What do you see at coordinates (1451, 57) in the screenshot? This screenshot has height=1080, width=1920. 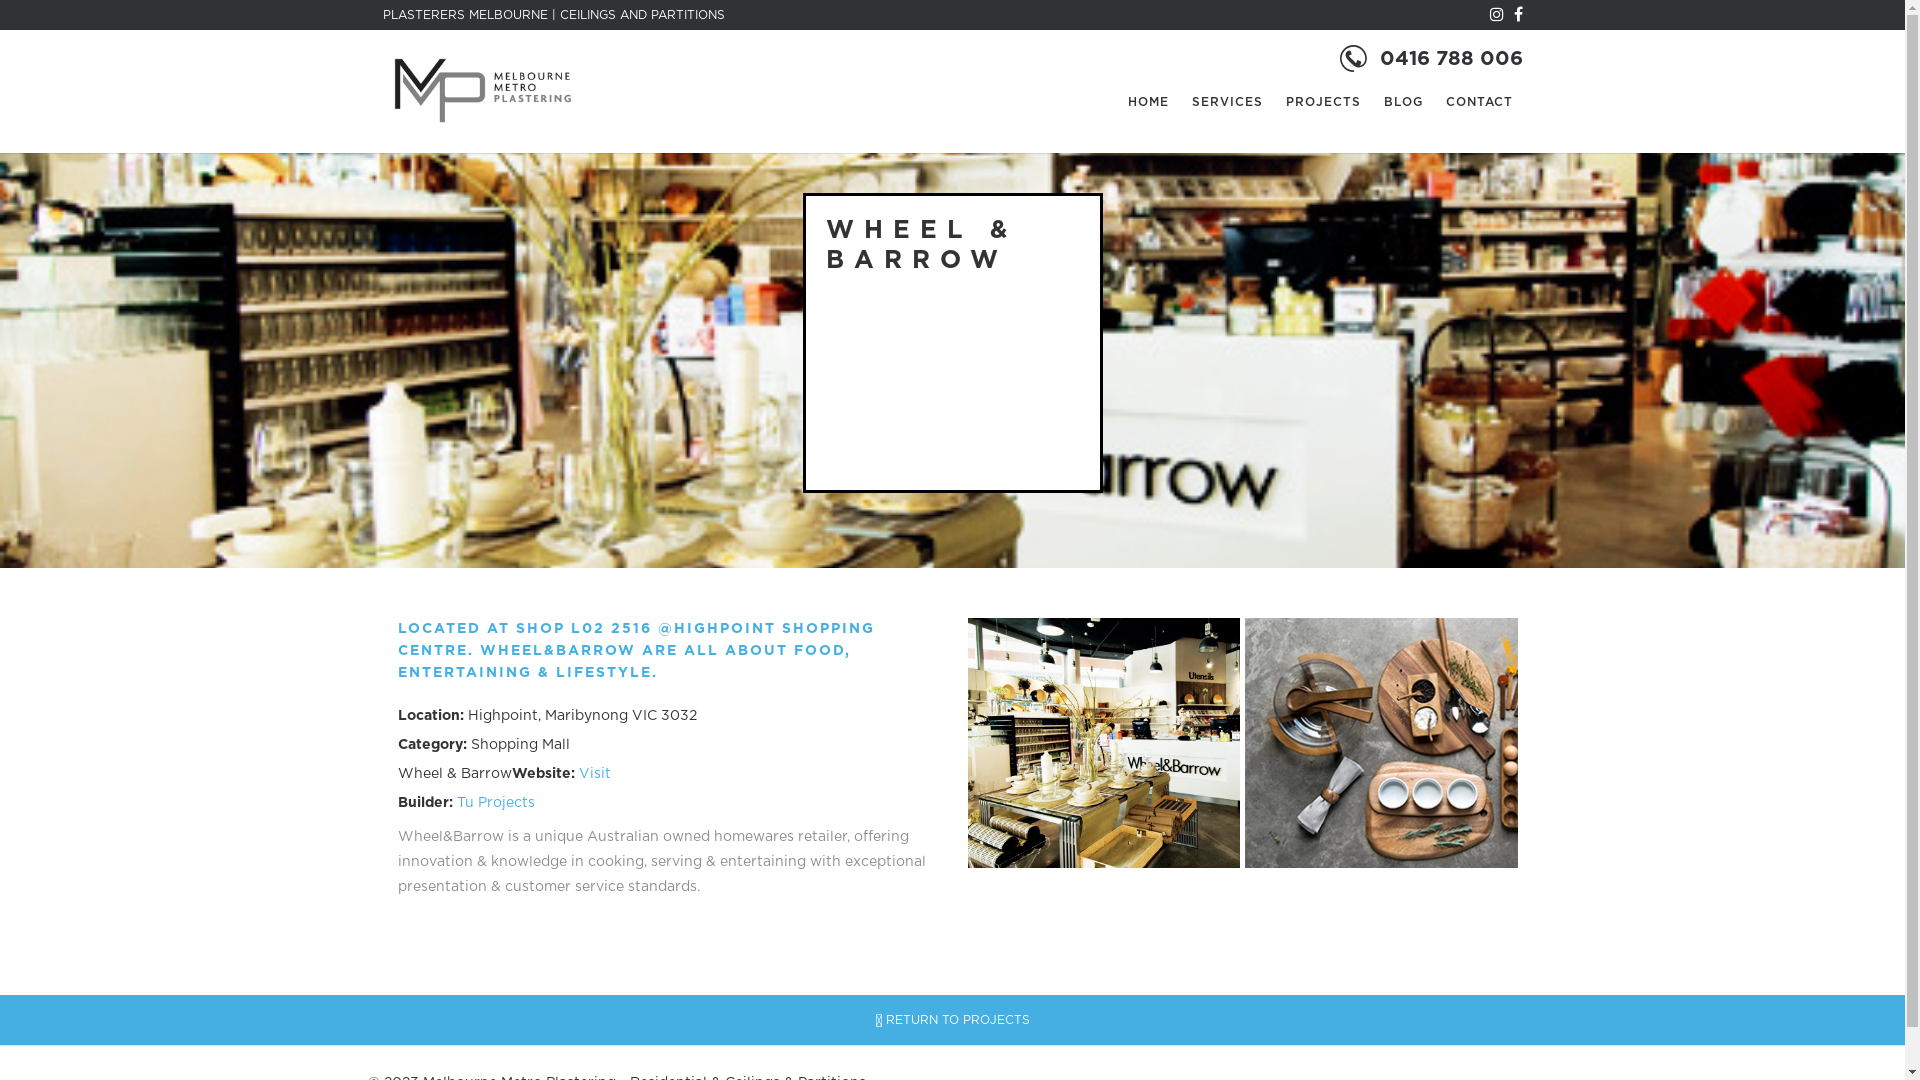 I see `'0416 788 006'` at bounding box center [1451, 57].